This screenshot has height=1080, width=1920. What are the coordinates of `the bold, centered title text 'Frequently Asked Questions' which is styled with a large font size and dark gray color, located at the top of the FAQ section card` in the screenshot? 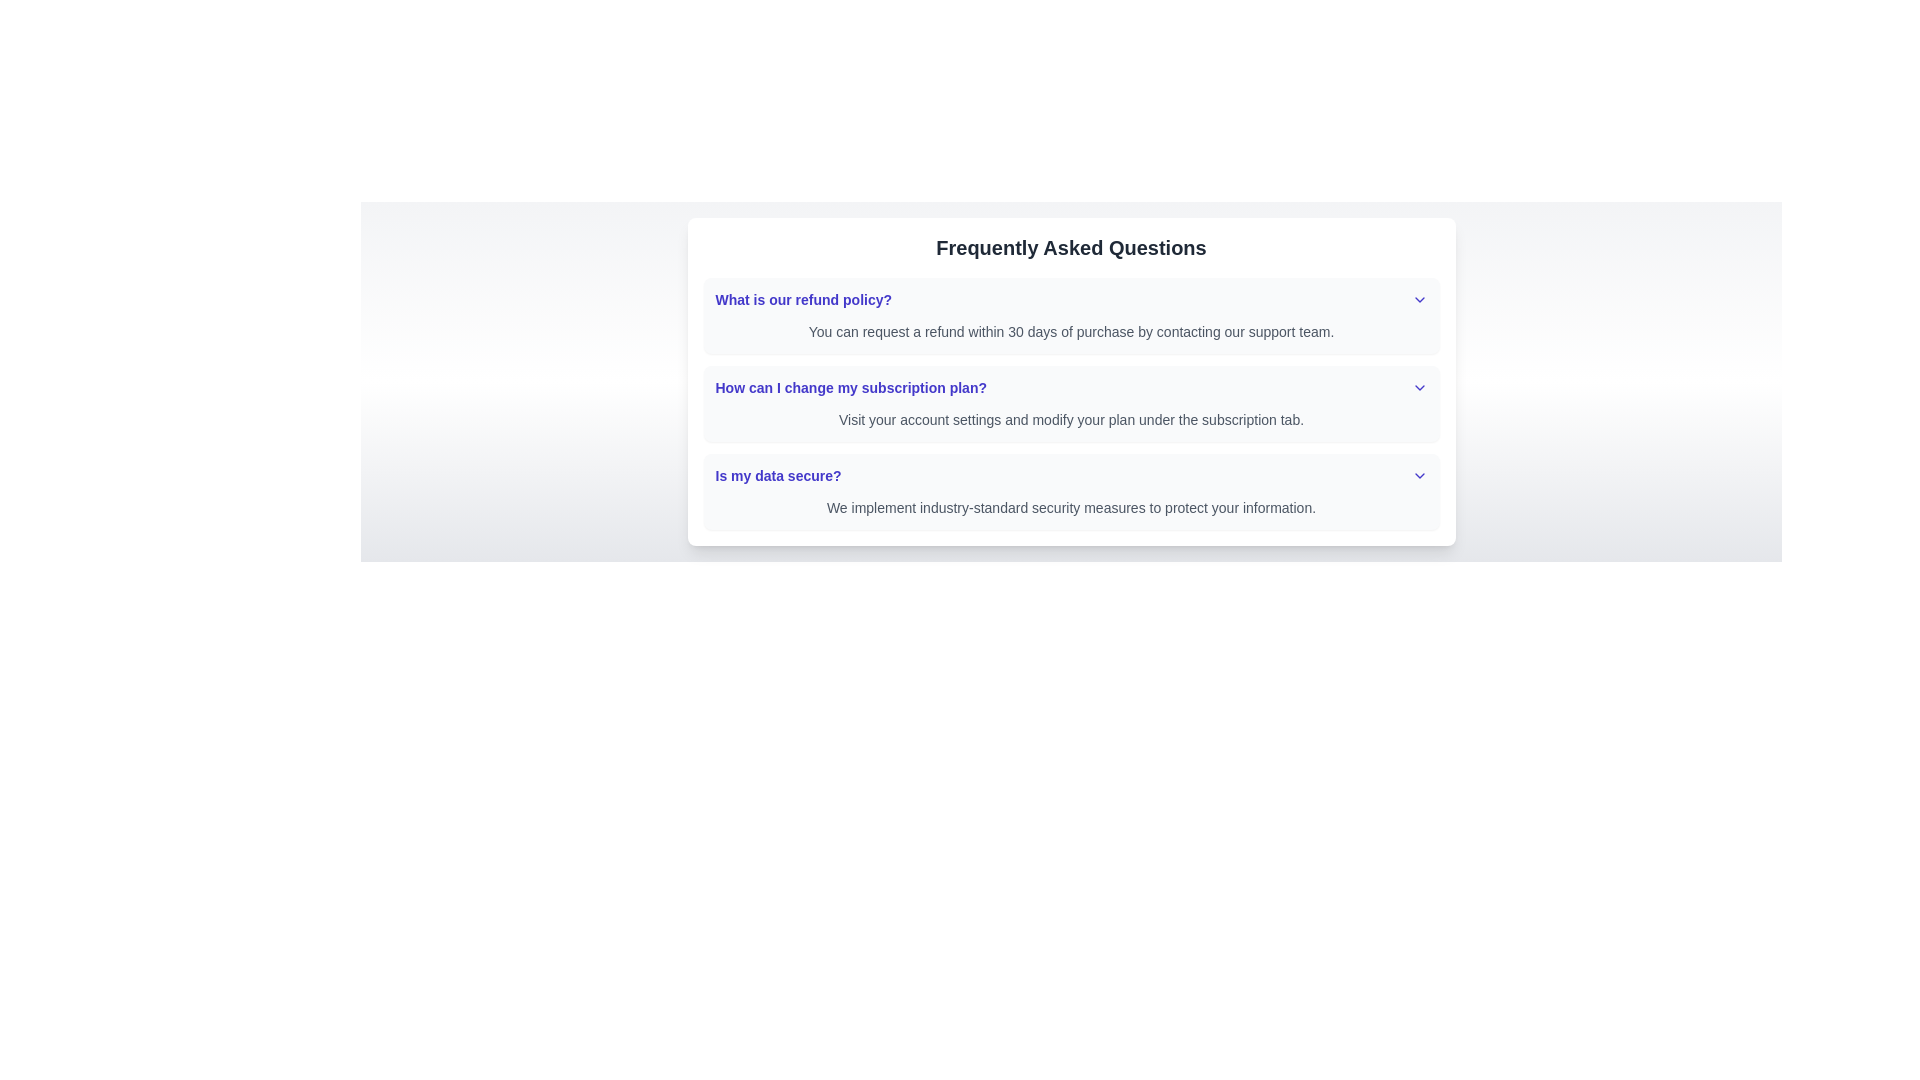 It's located at (1070, 246).